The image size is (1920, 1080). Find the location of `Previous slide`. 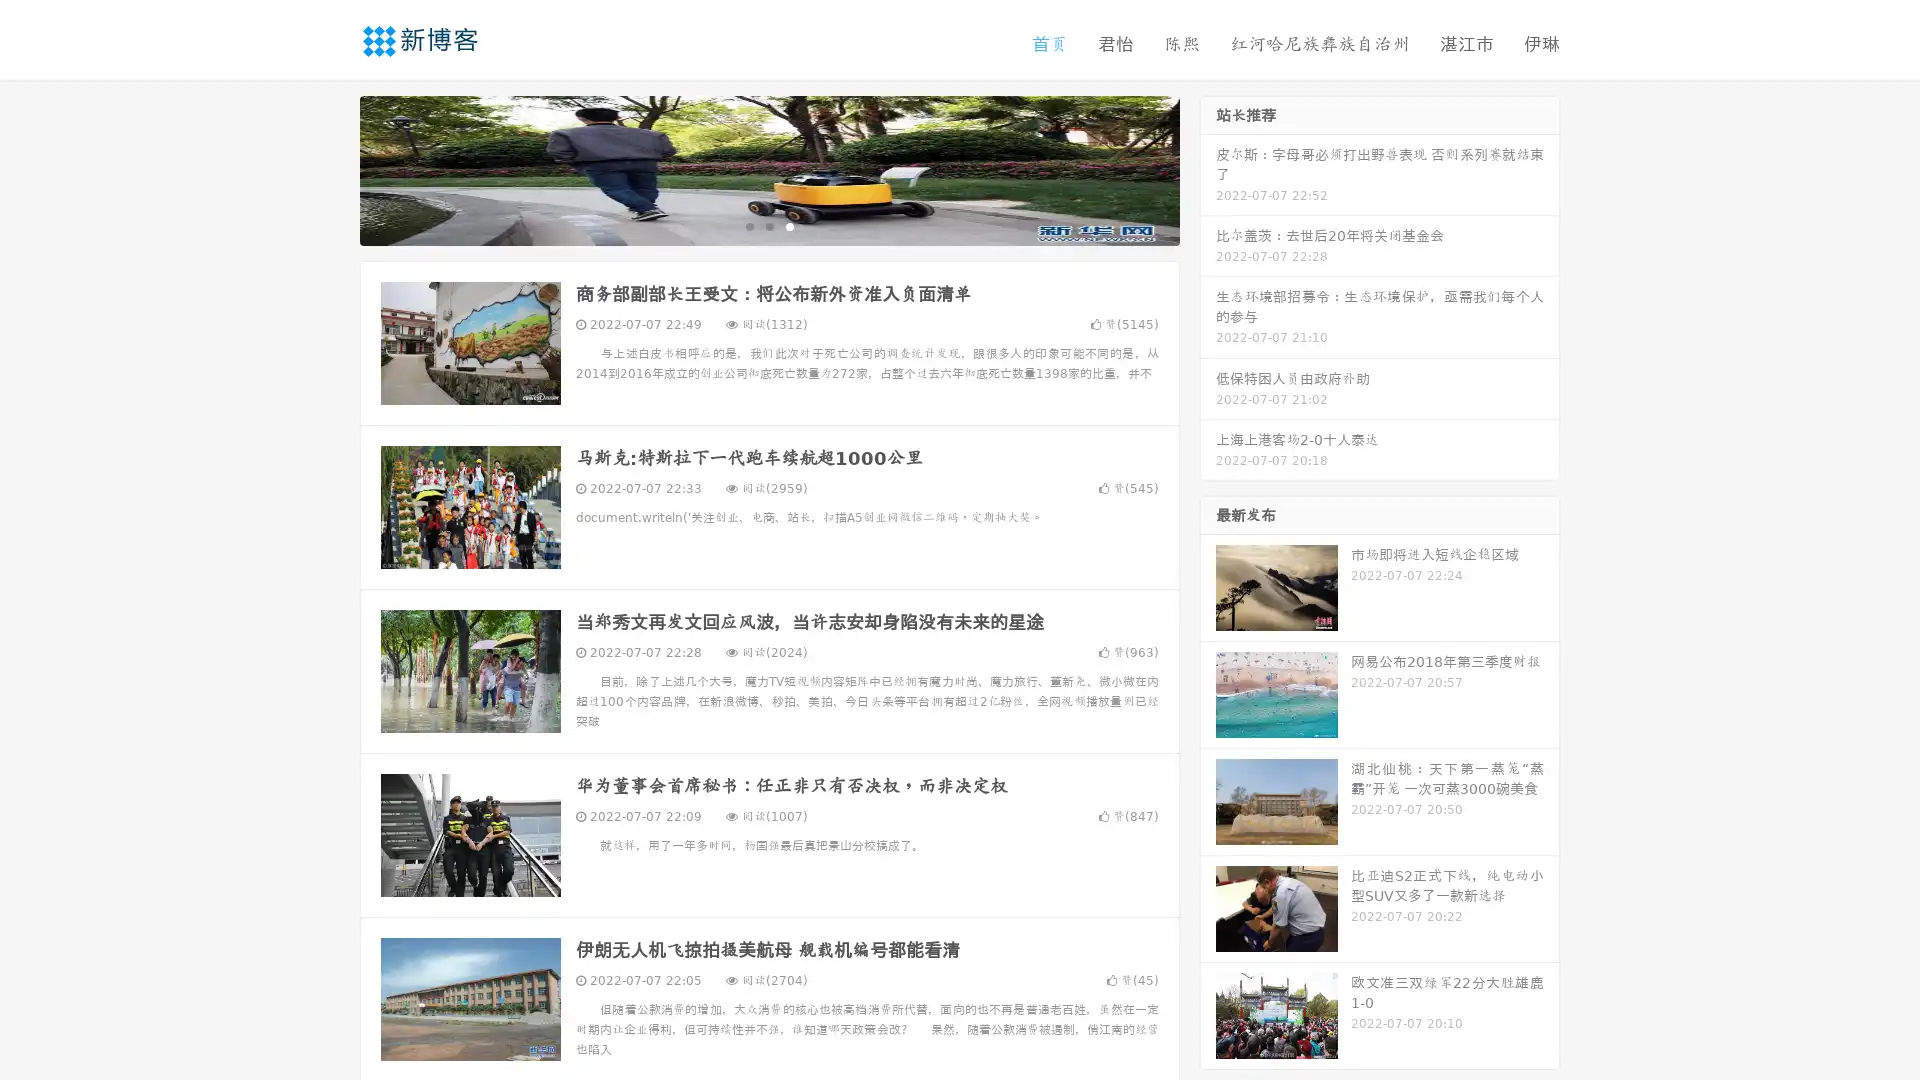

Previous slide is located at coordinates (330, 168).